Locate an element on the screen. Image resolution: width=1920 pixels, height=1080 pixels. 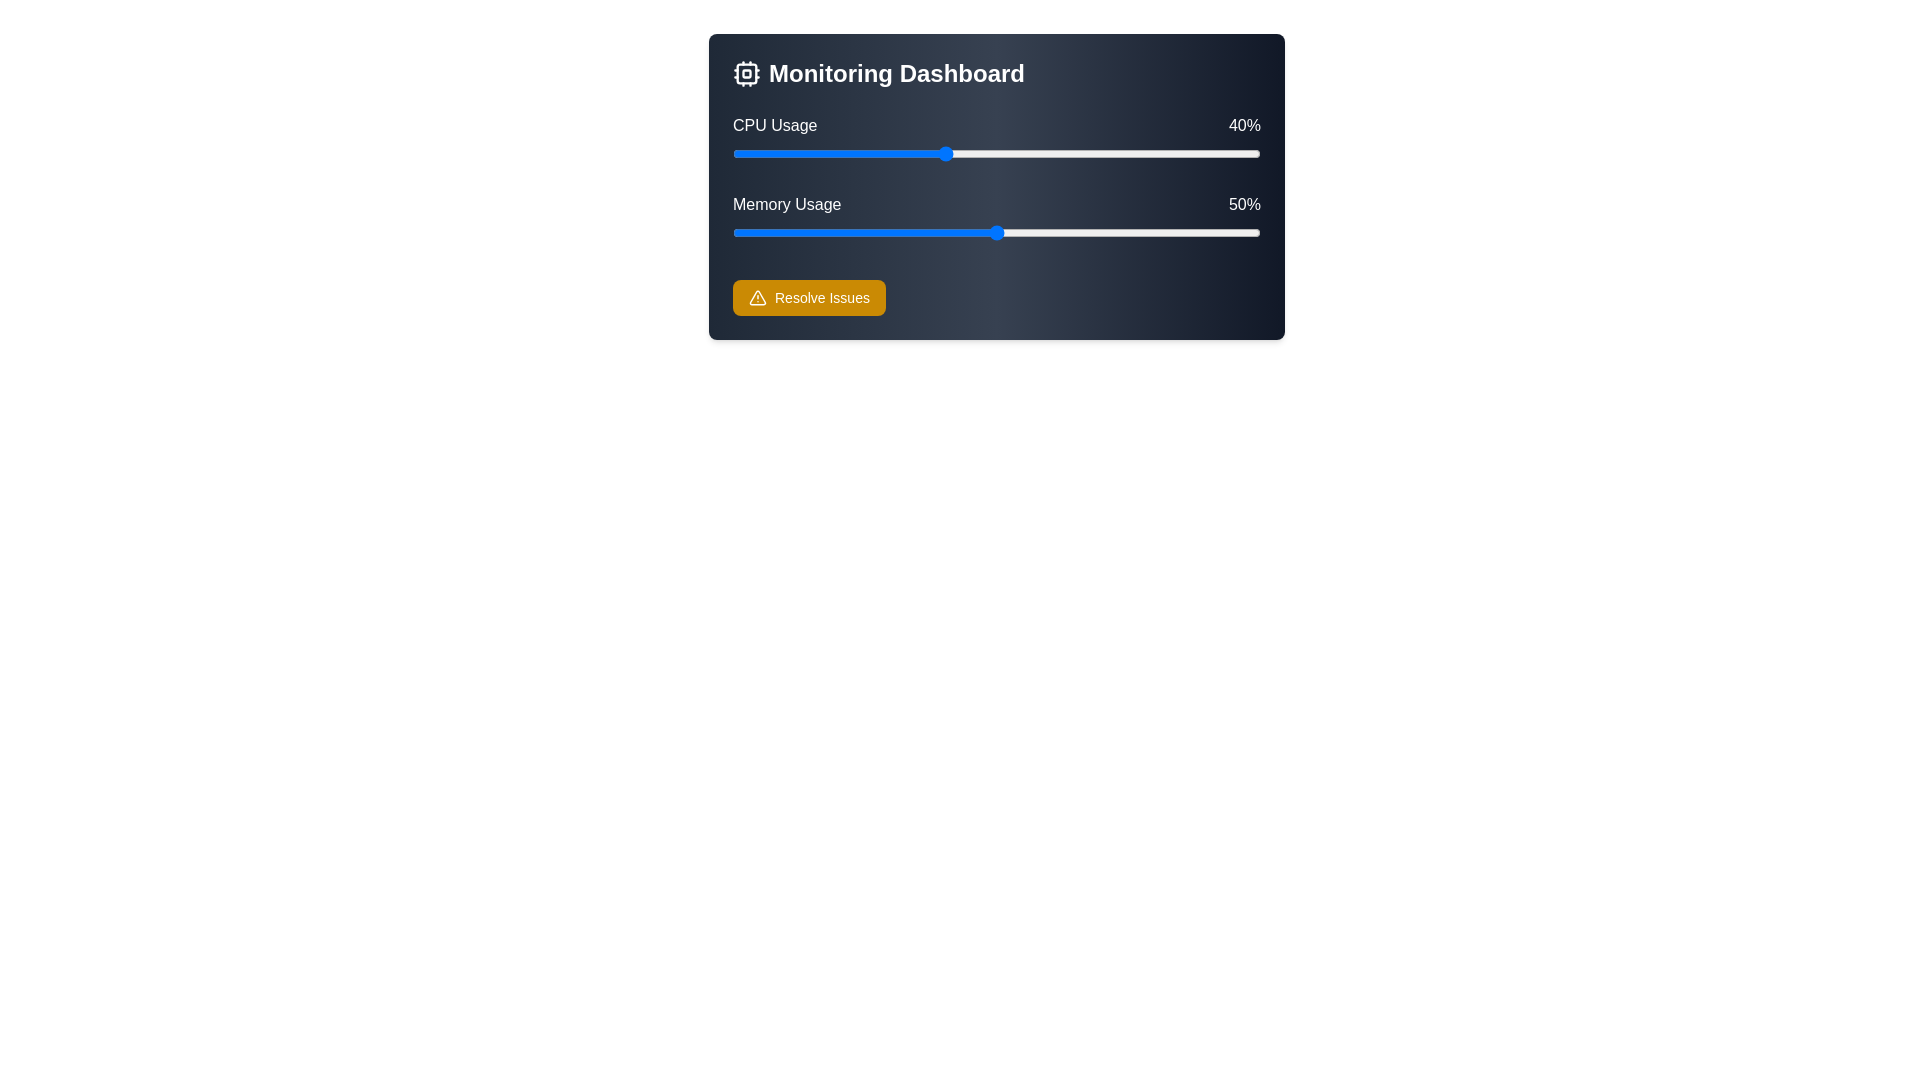
the 'Resolve Issues' button that contains the alert icon located to the left of the text, positioned at the center bottom of the card is located at coordinates (757, 297).